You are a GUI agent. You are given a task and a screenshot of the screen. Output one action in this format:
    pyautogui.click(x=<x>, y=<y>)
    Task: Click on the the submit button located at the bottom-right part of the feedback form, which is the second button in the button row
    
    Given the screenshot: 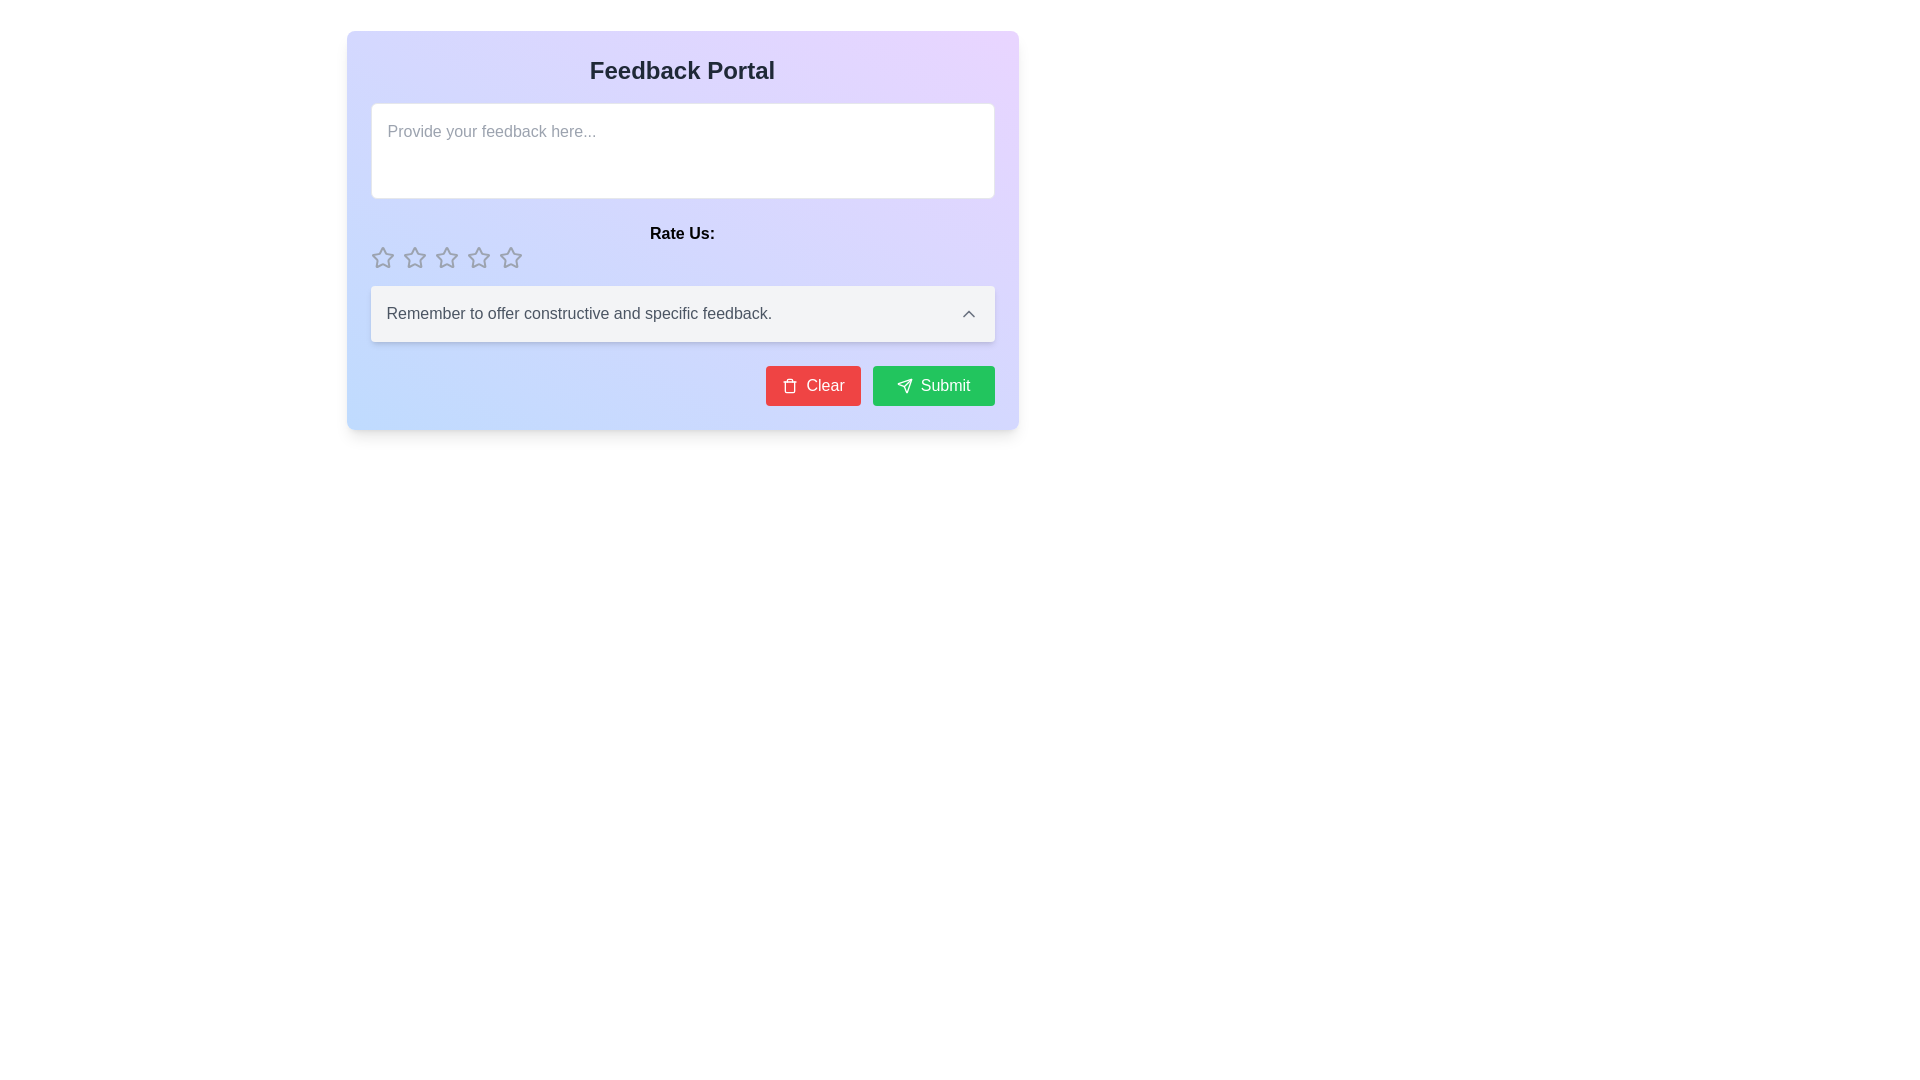 What is the action you would take?
    pyautogui.click(x=932, y=385)
    